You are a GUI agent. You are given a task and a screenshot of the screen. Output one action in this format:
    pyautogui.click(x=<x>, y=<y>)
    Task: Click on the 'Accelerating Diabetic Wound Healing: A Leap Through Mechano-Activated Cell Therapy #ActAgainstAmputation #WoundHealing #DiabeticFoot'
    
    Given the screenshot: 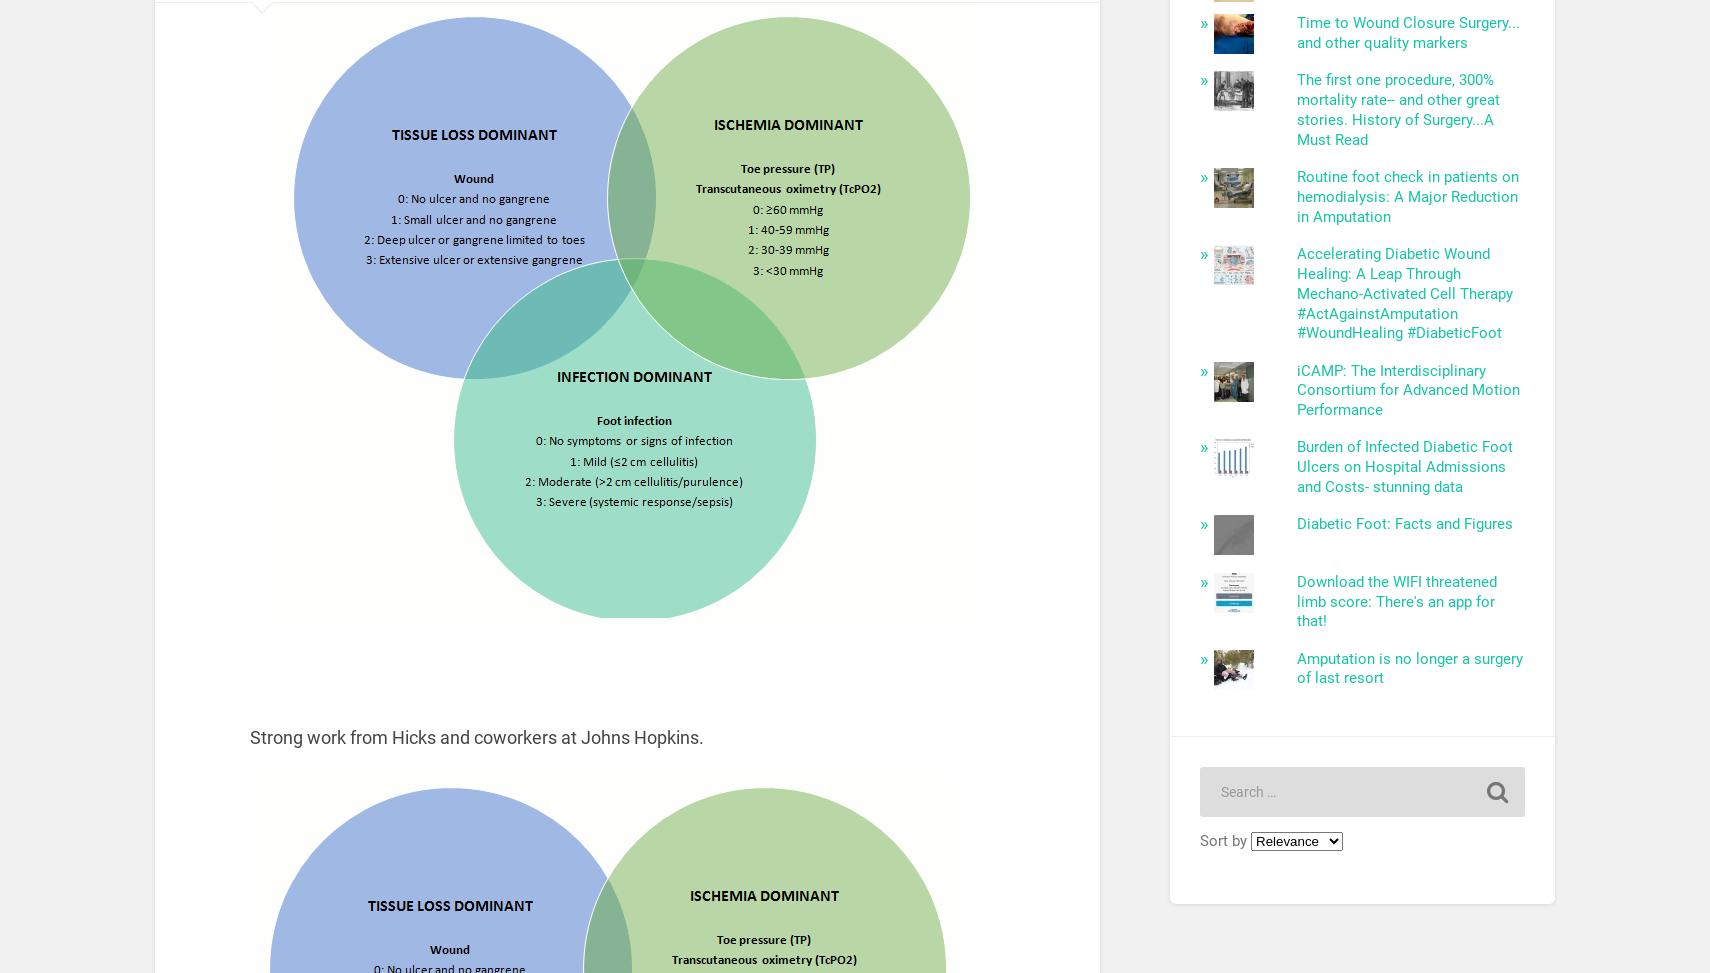 What is the action you would take?
    pyautogui.click(x=1404, y=292)
    